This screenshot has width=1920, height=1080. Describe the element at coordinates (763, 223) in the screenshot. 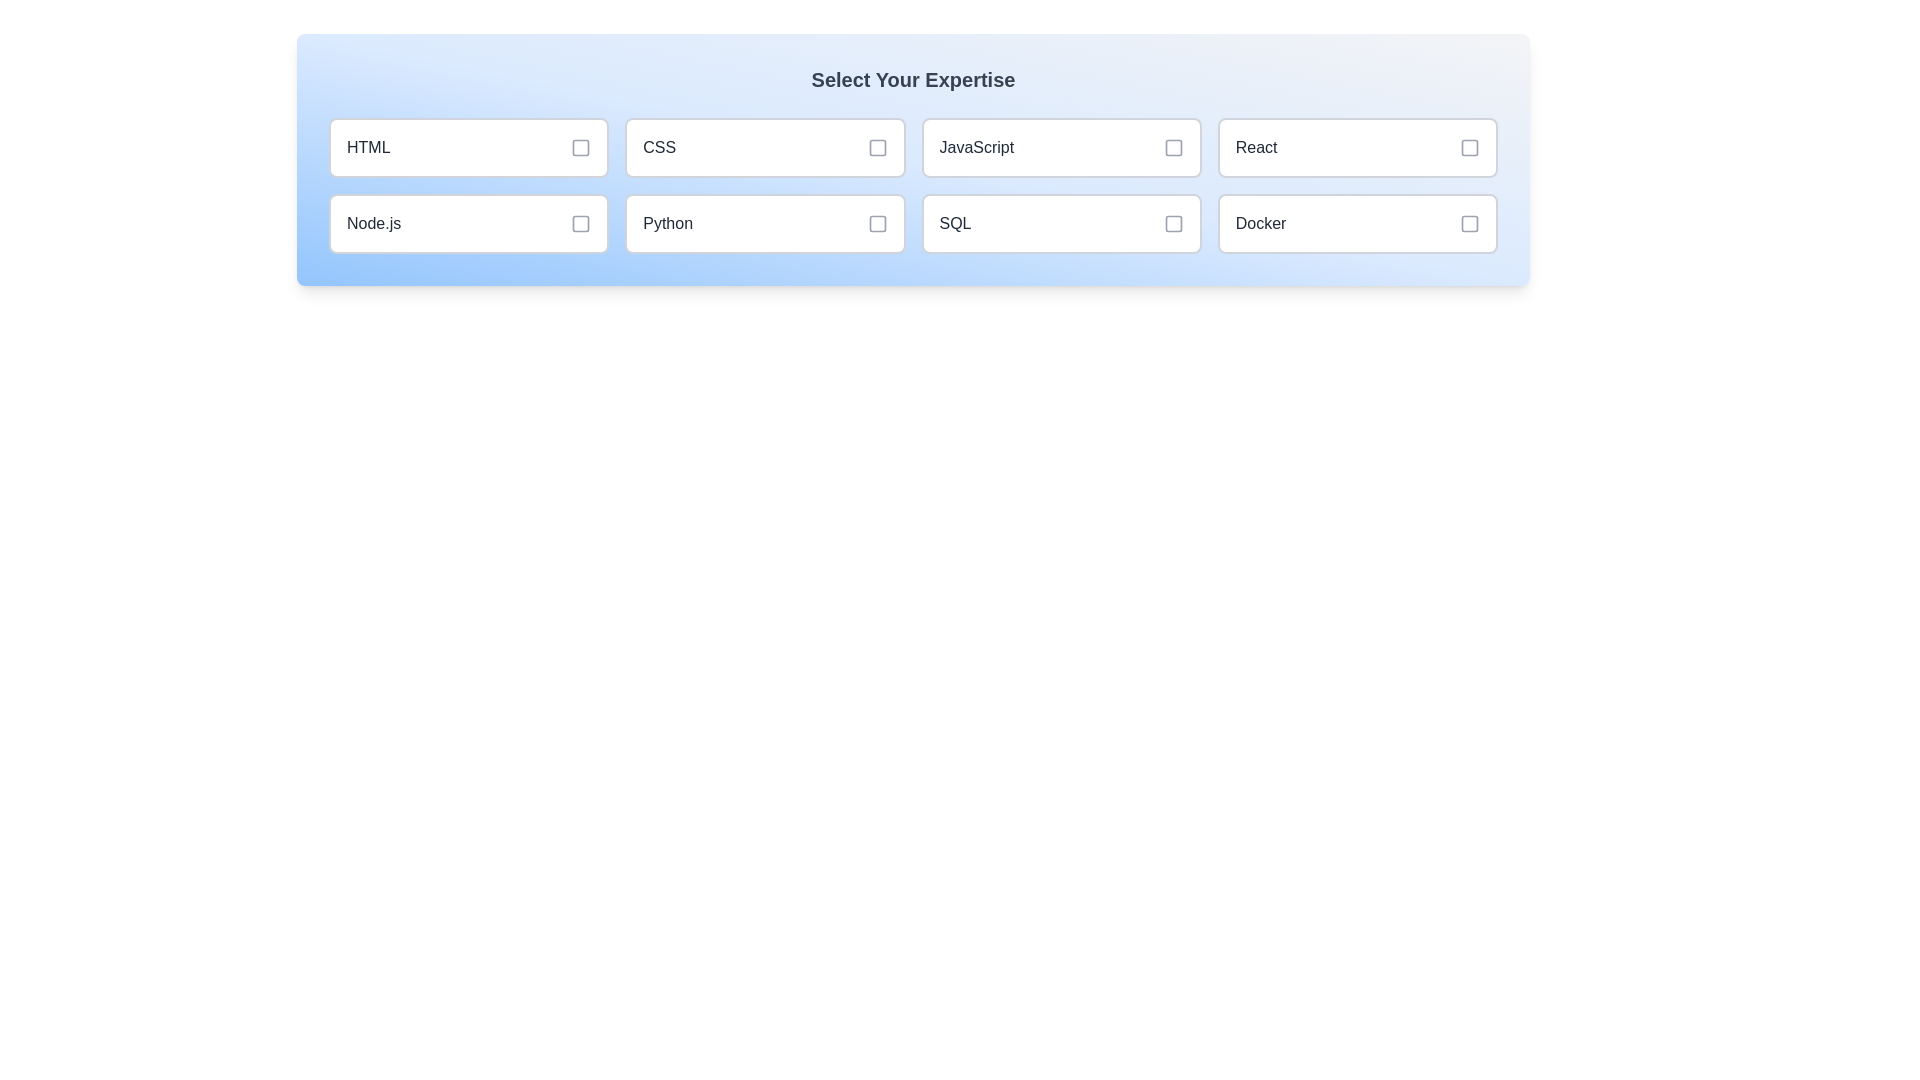

I see `the skill item labeled Python to toggle its selection state` at that location.